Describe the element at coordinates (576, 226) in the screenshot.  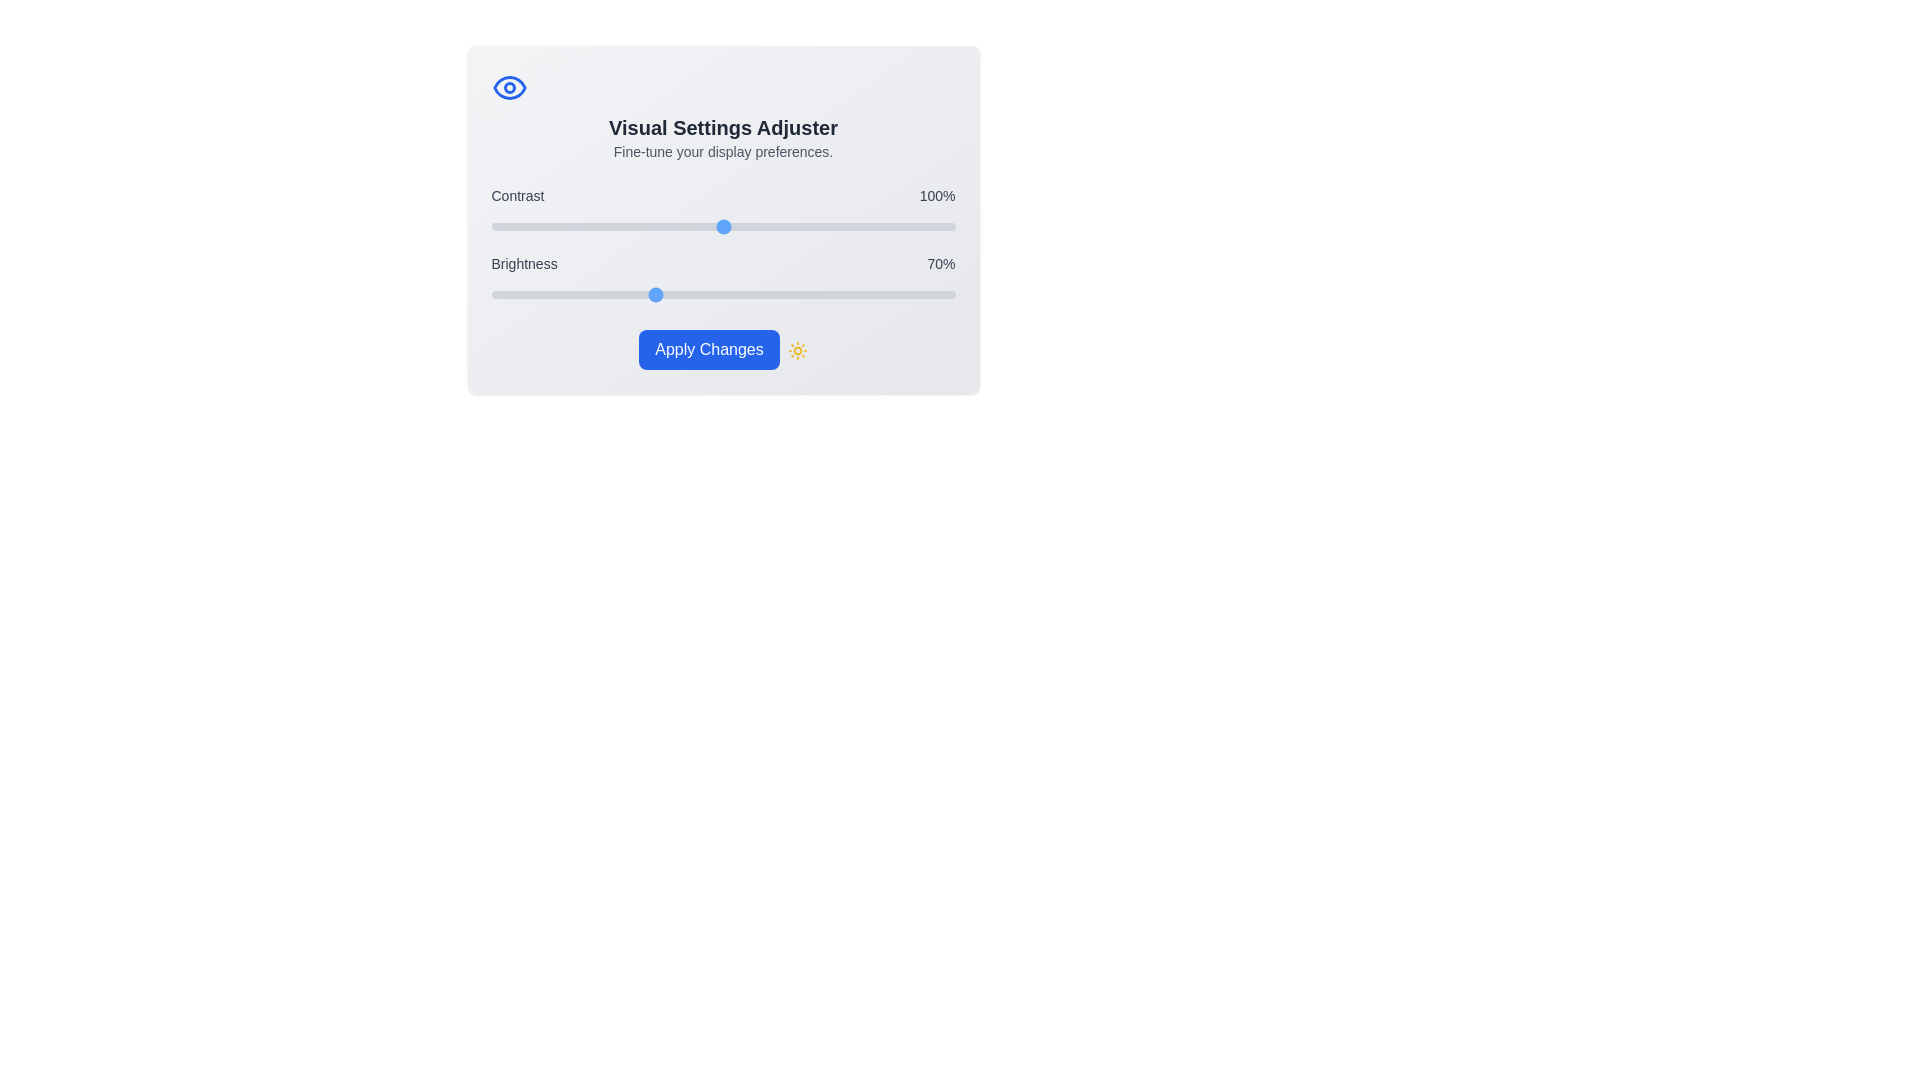
I see `the 'Contrast' slider to 37% by dragging the slider to the corresponding position` at that location.